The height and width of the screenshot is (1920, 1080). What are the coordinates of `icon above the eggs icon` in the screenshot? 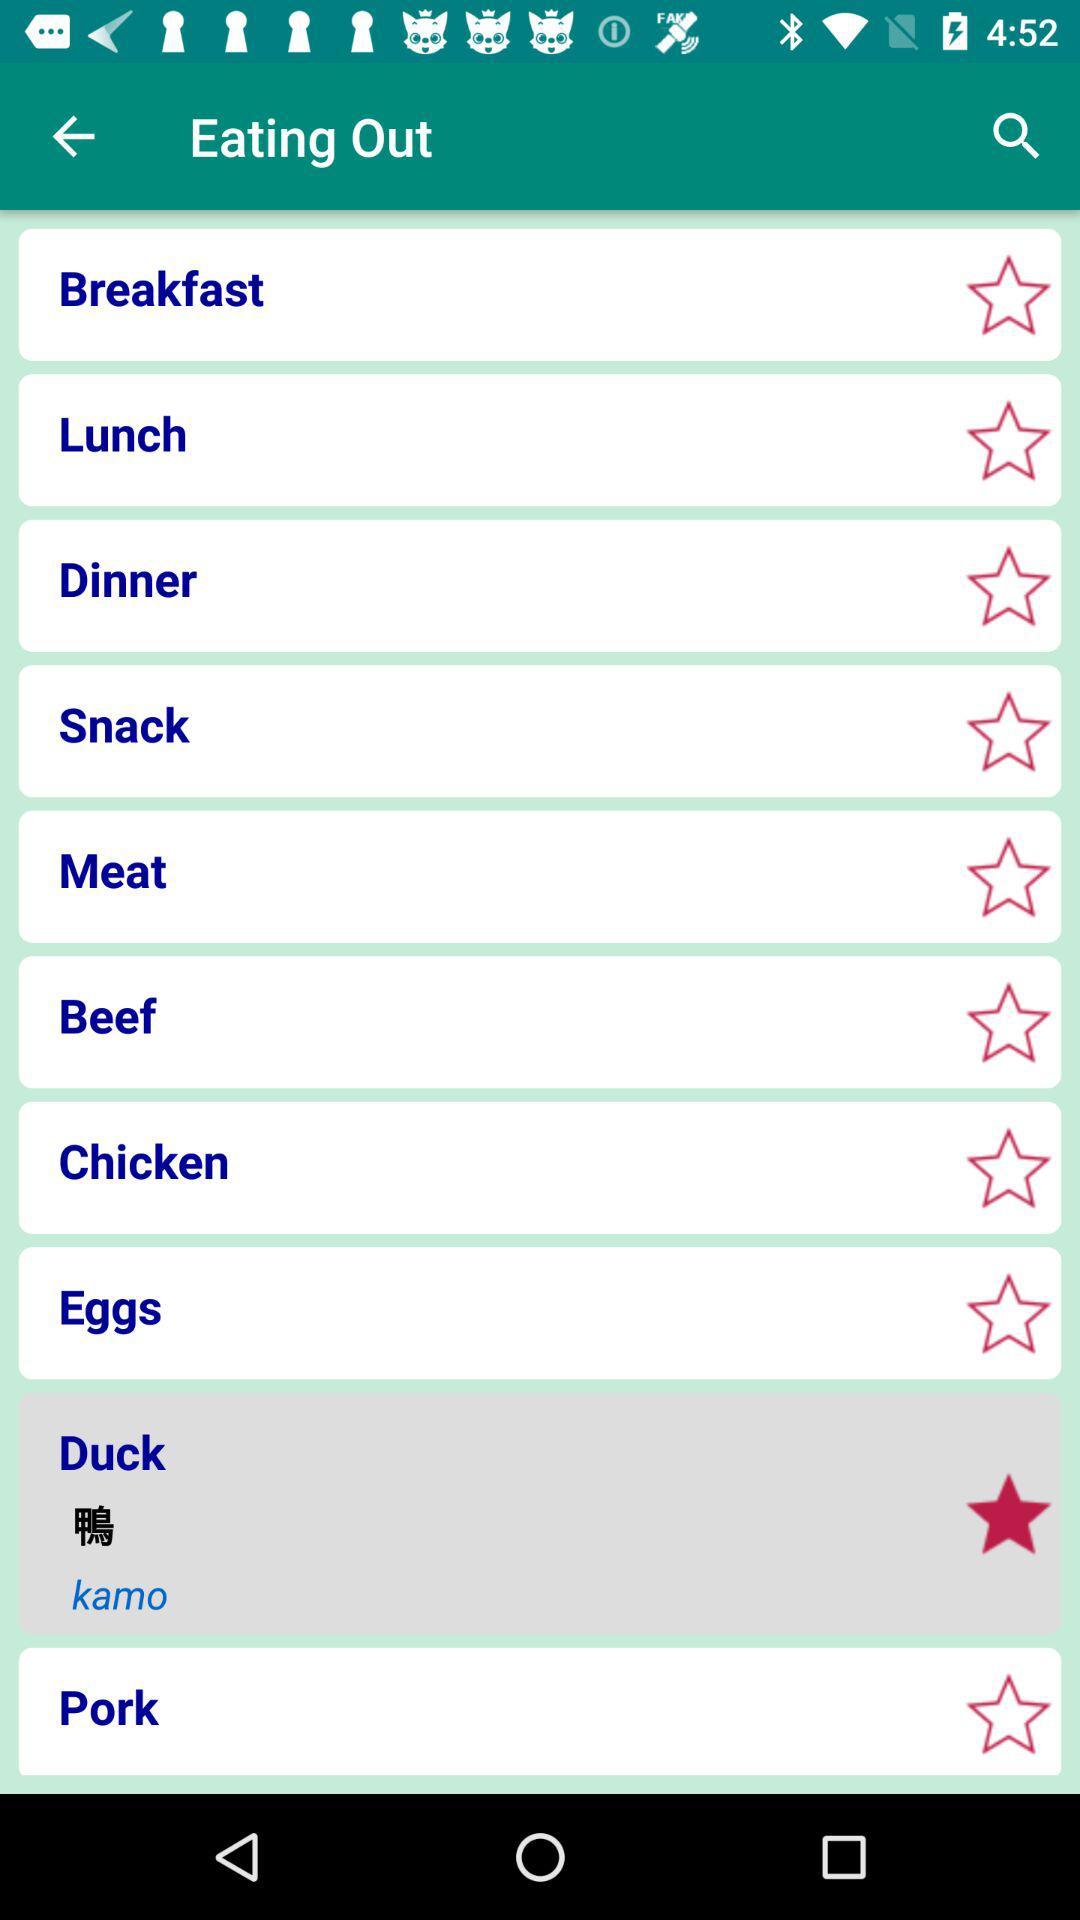 It's located at (481, 1160).